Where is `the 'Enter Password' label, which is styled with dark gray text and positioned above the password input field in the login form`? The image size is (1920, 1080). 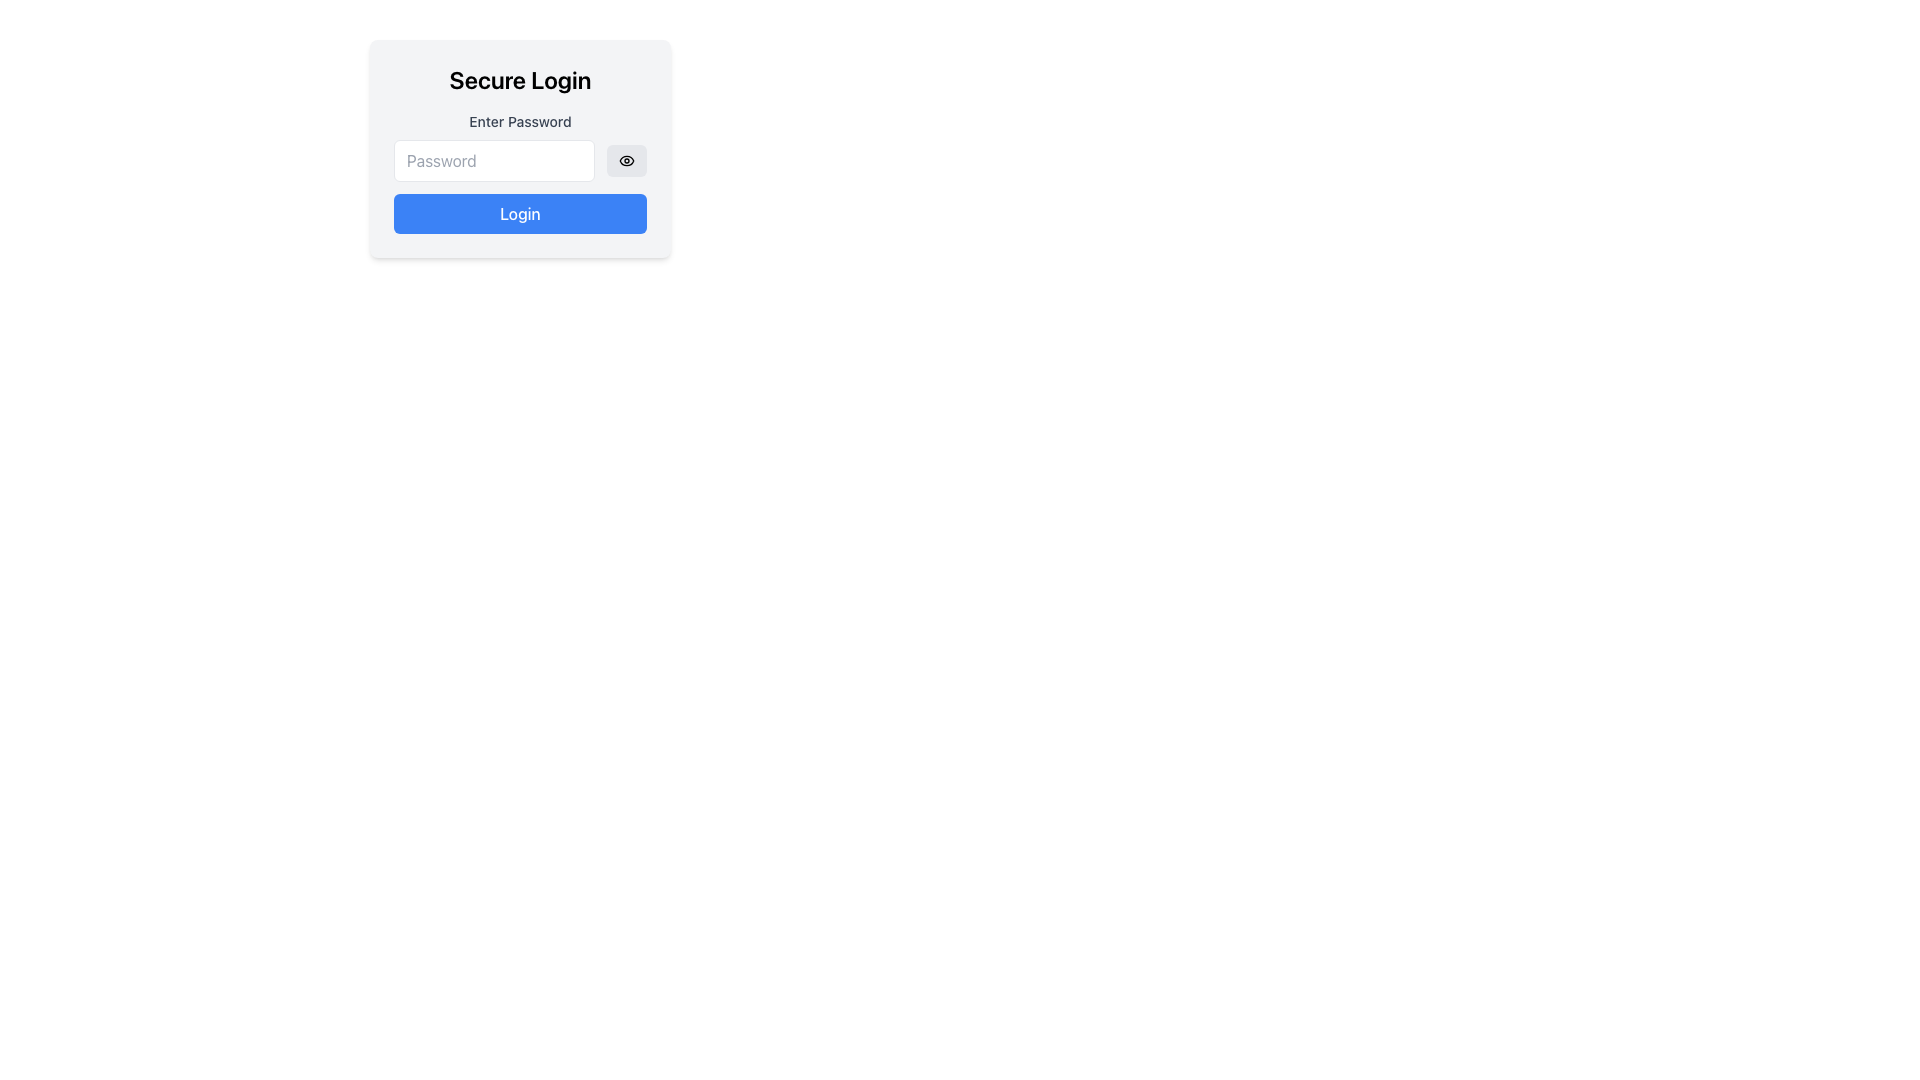 the 'Enter Password' label, which is styled with dark gray text and positioned above the password input field in the login form is located at coordinates (520, 122).